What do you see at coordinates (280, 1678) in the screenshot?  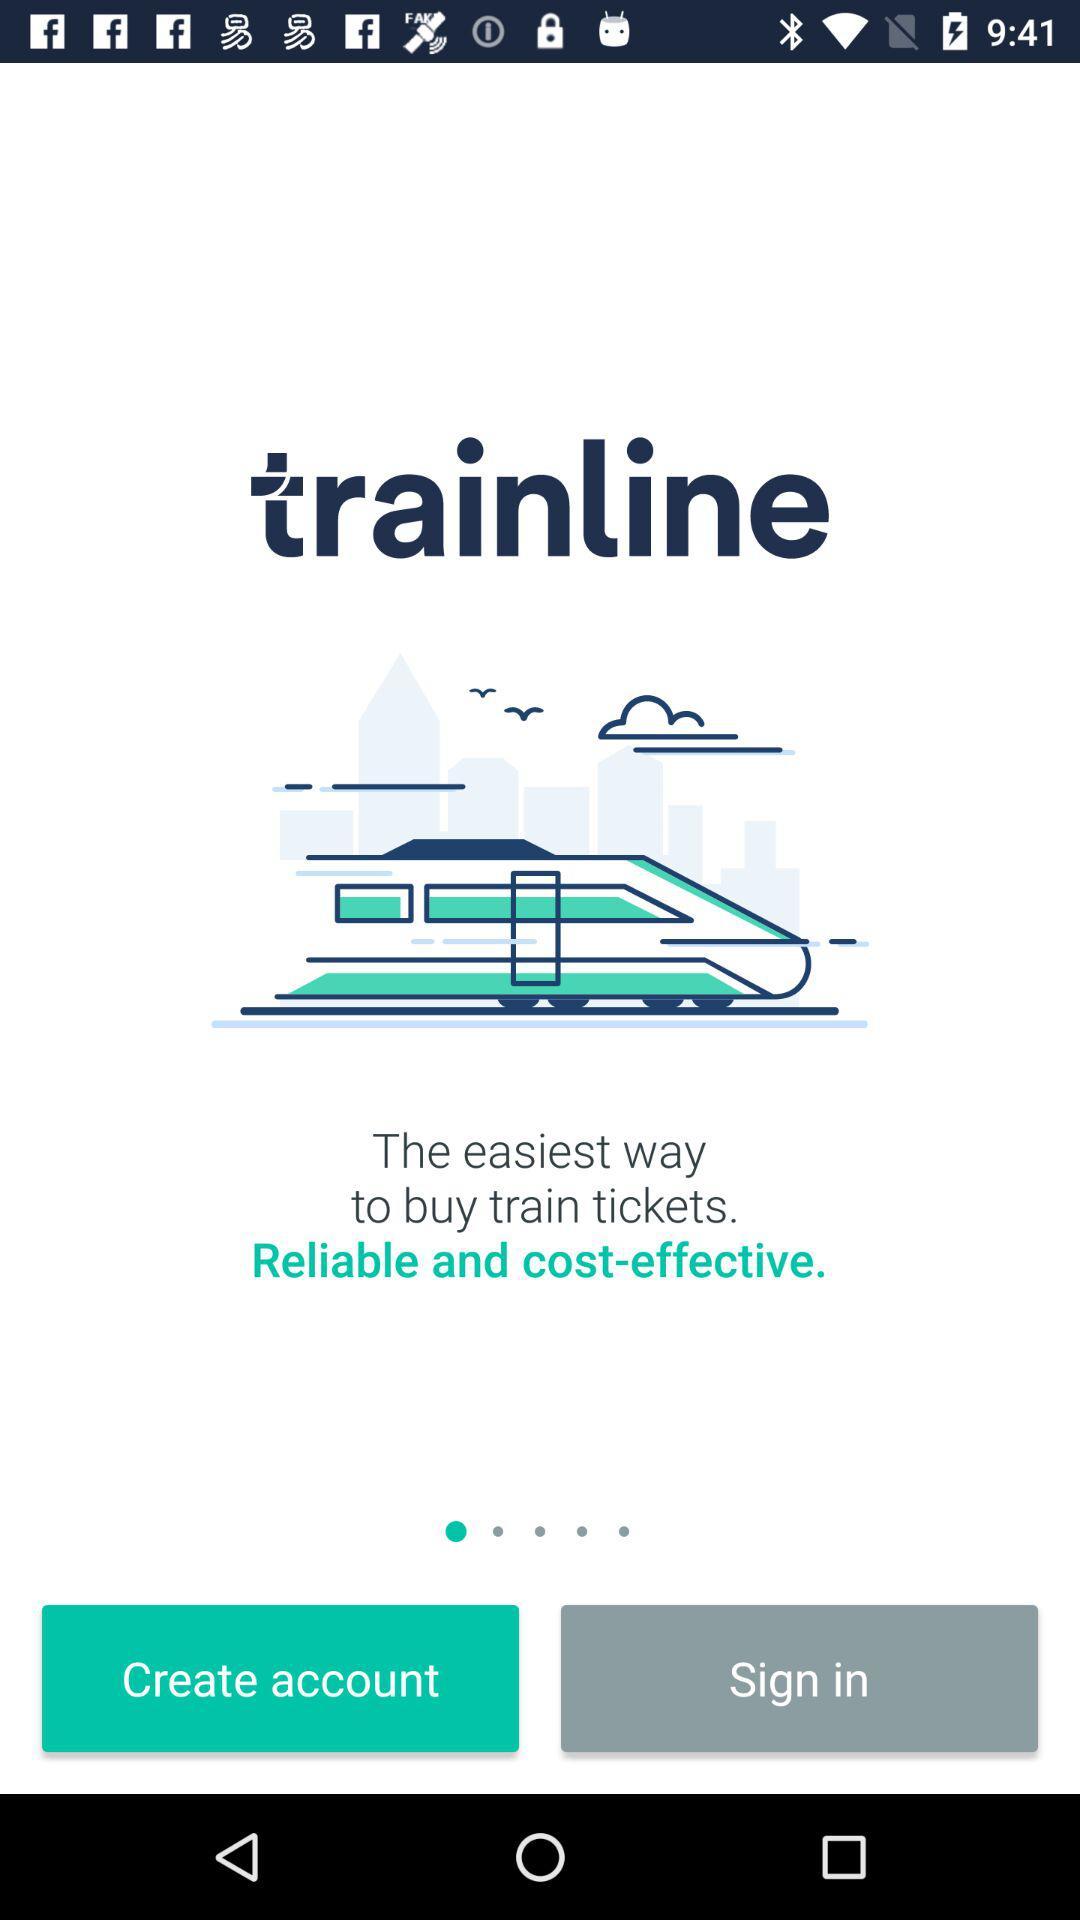 I see `the item next to sign in item` at bounding box center [280, 1678].